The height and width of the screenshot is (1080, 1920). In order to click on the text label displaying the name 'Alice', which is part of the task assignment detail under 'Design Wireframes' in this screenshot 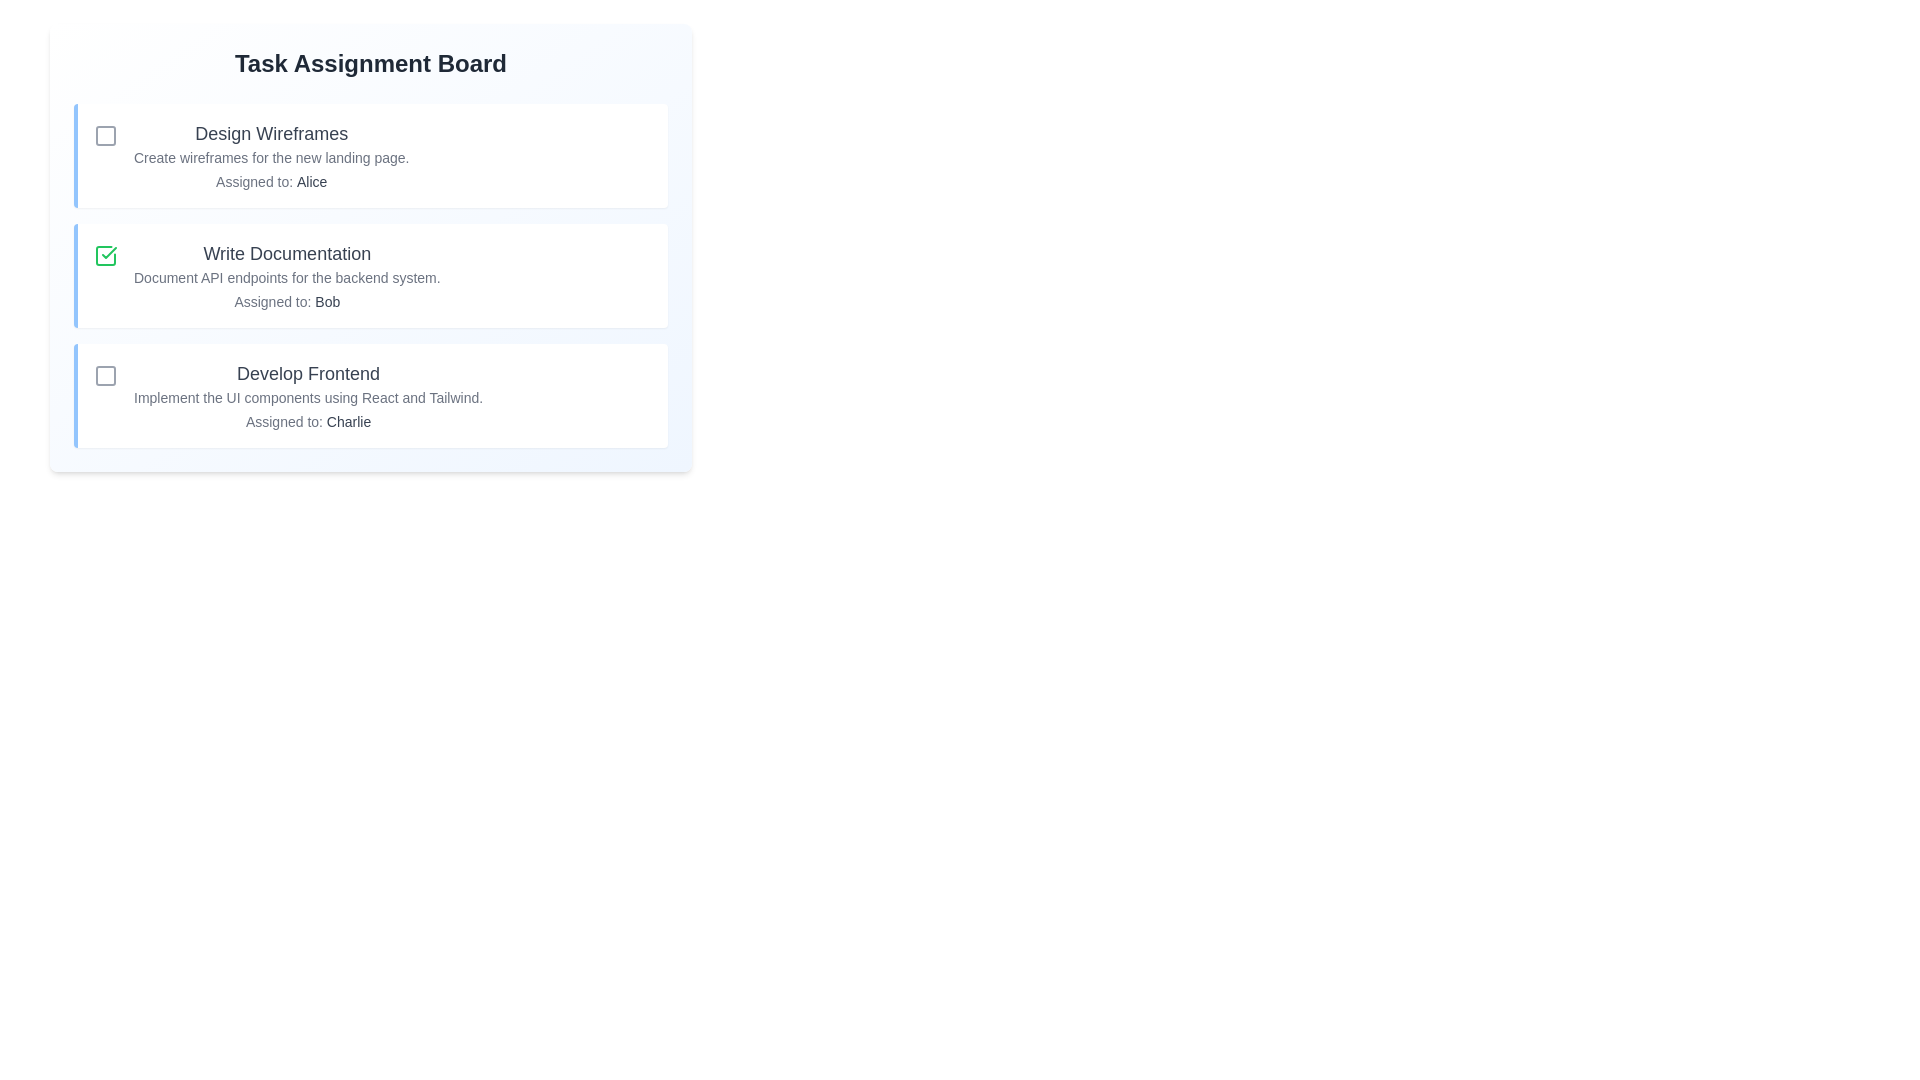, I will do `click(311, 181)`.